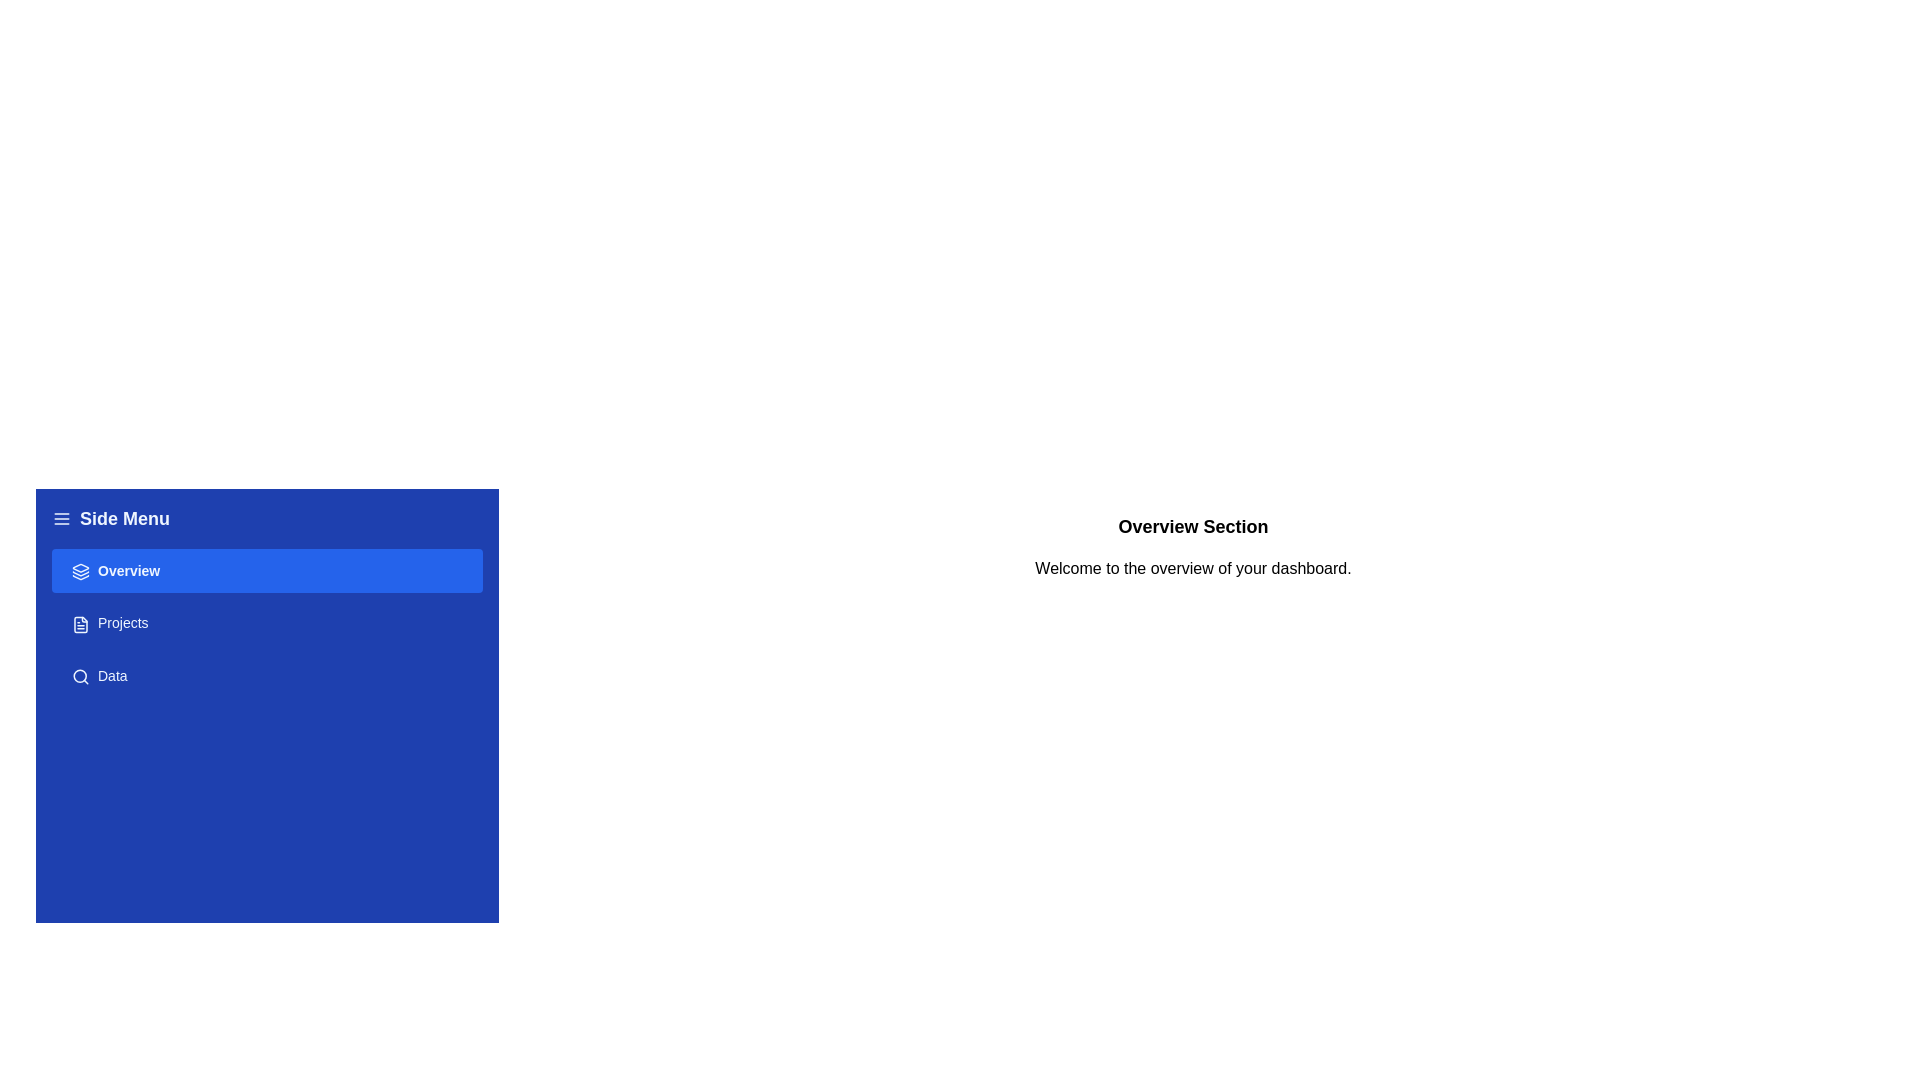 Image resolution: width=1920 pixels, height=1080 pixels. What do you see at coordinates (1193, 526) in the screenshot?
I see `the static text heading that serves as a title for the section, positioned centrally above the descriptive text` at bounding box center [1193, 526].